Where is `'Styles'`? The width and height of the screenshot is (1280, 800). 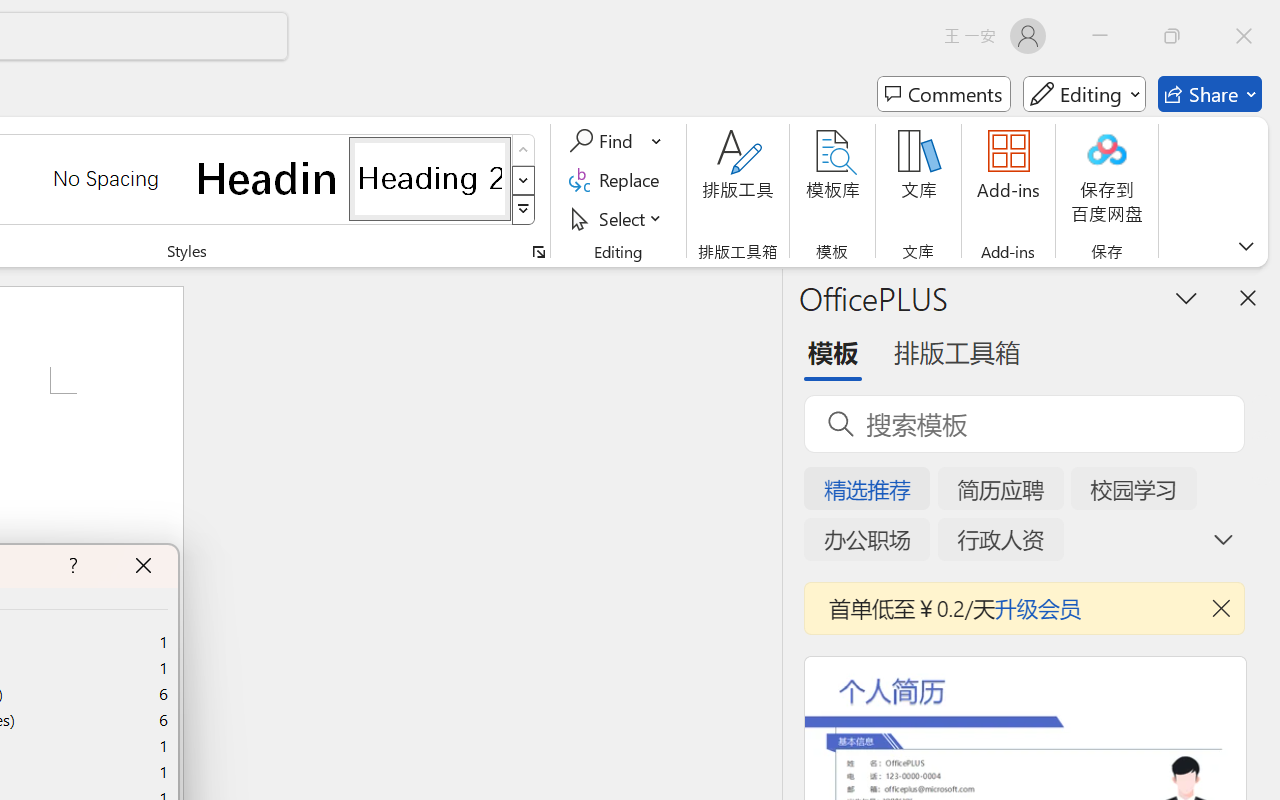
'Styles' is located at coordinates (523, 210).